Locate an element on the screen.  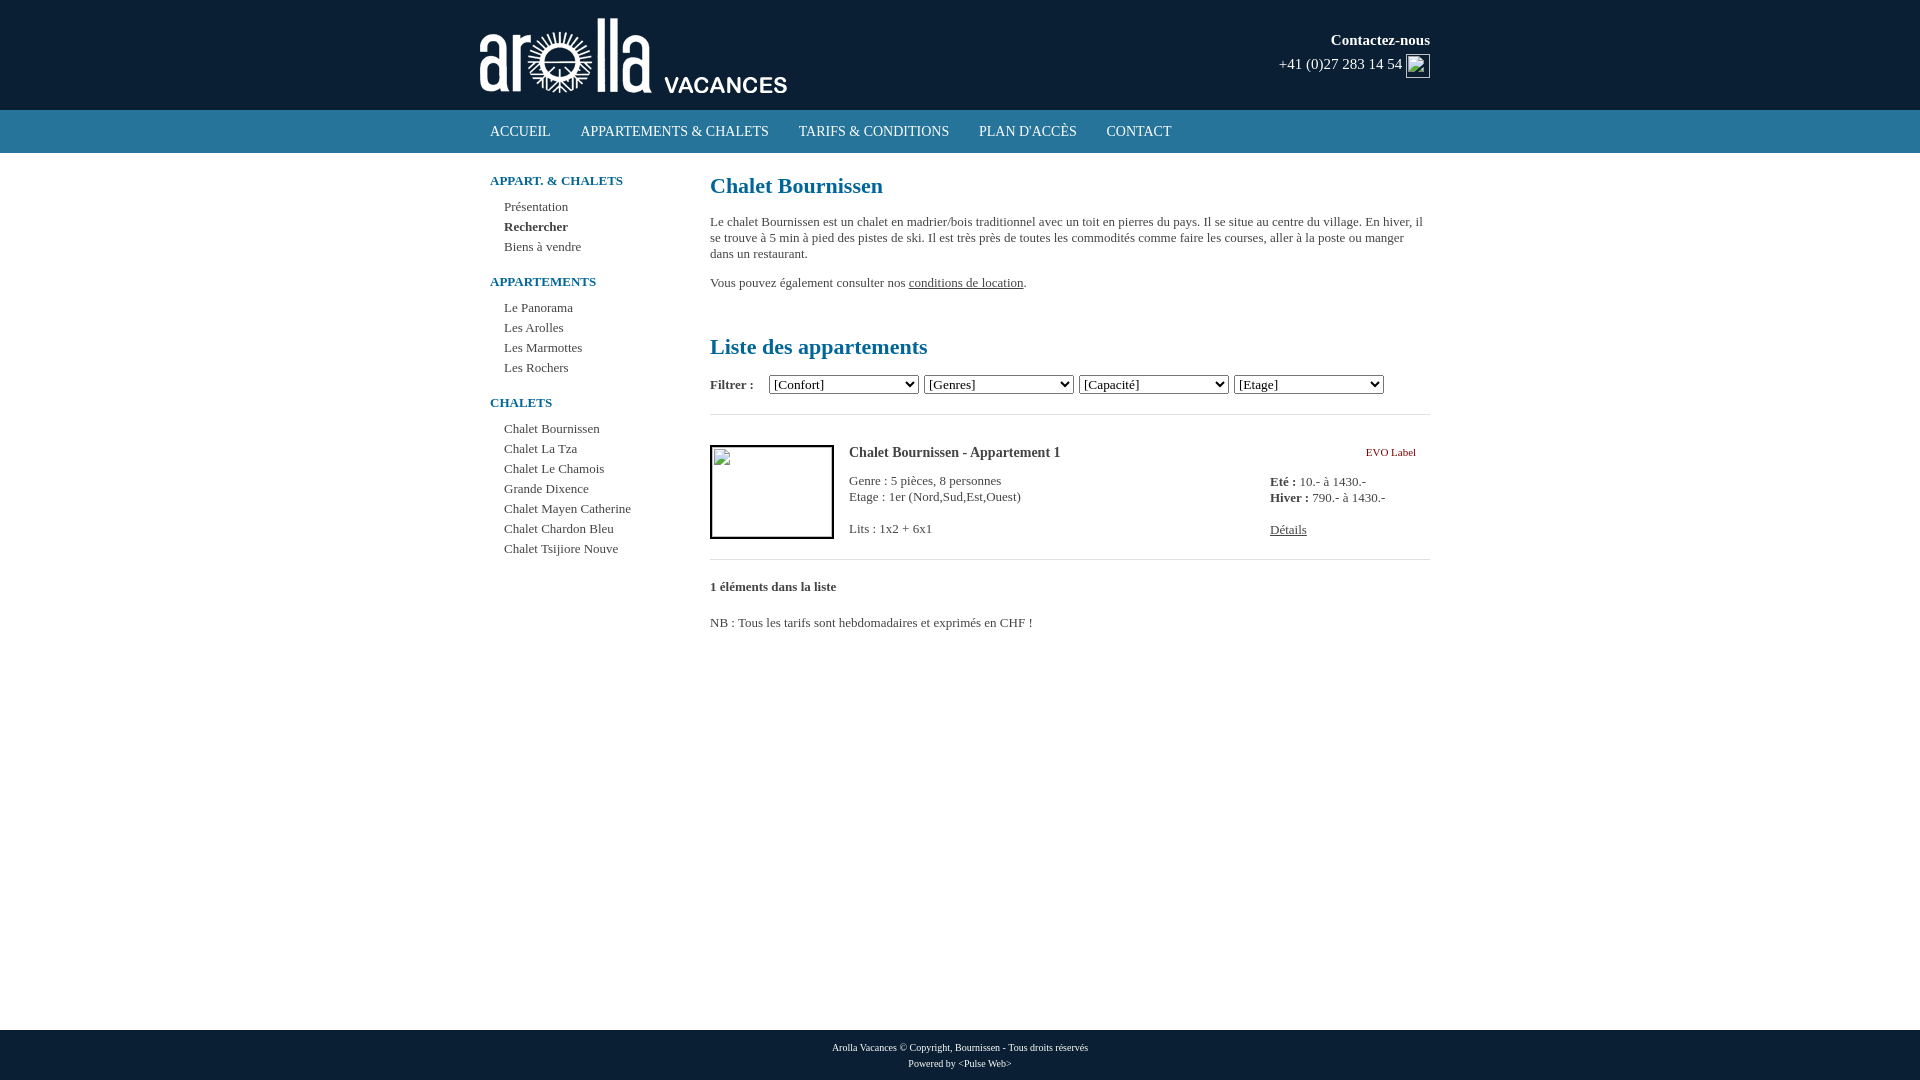
'Chalet Chardon Bleu' is located at coordinates (558, 527).